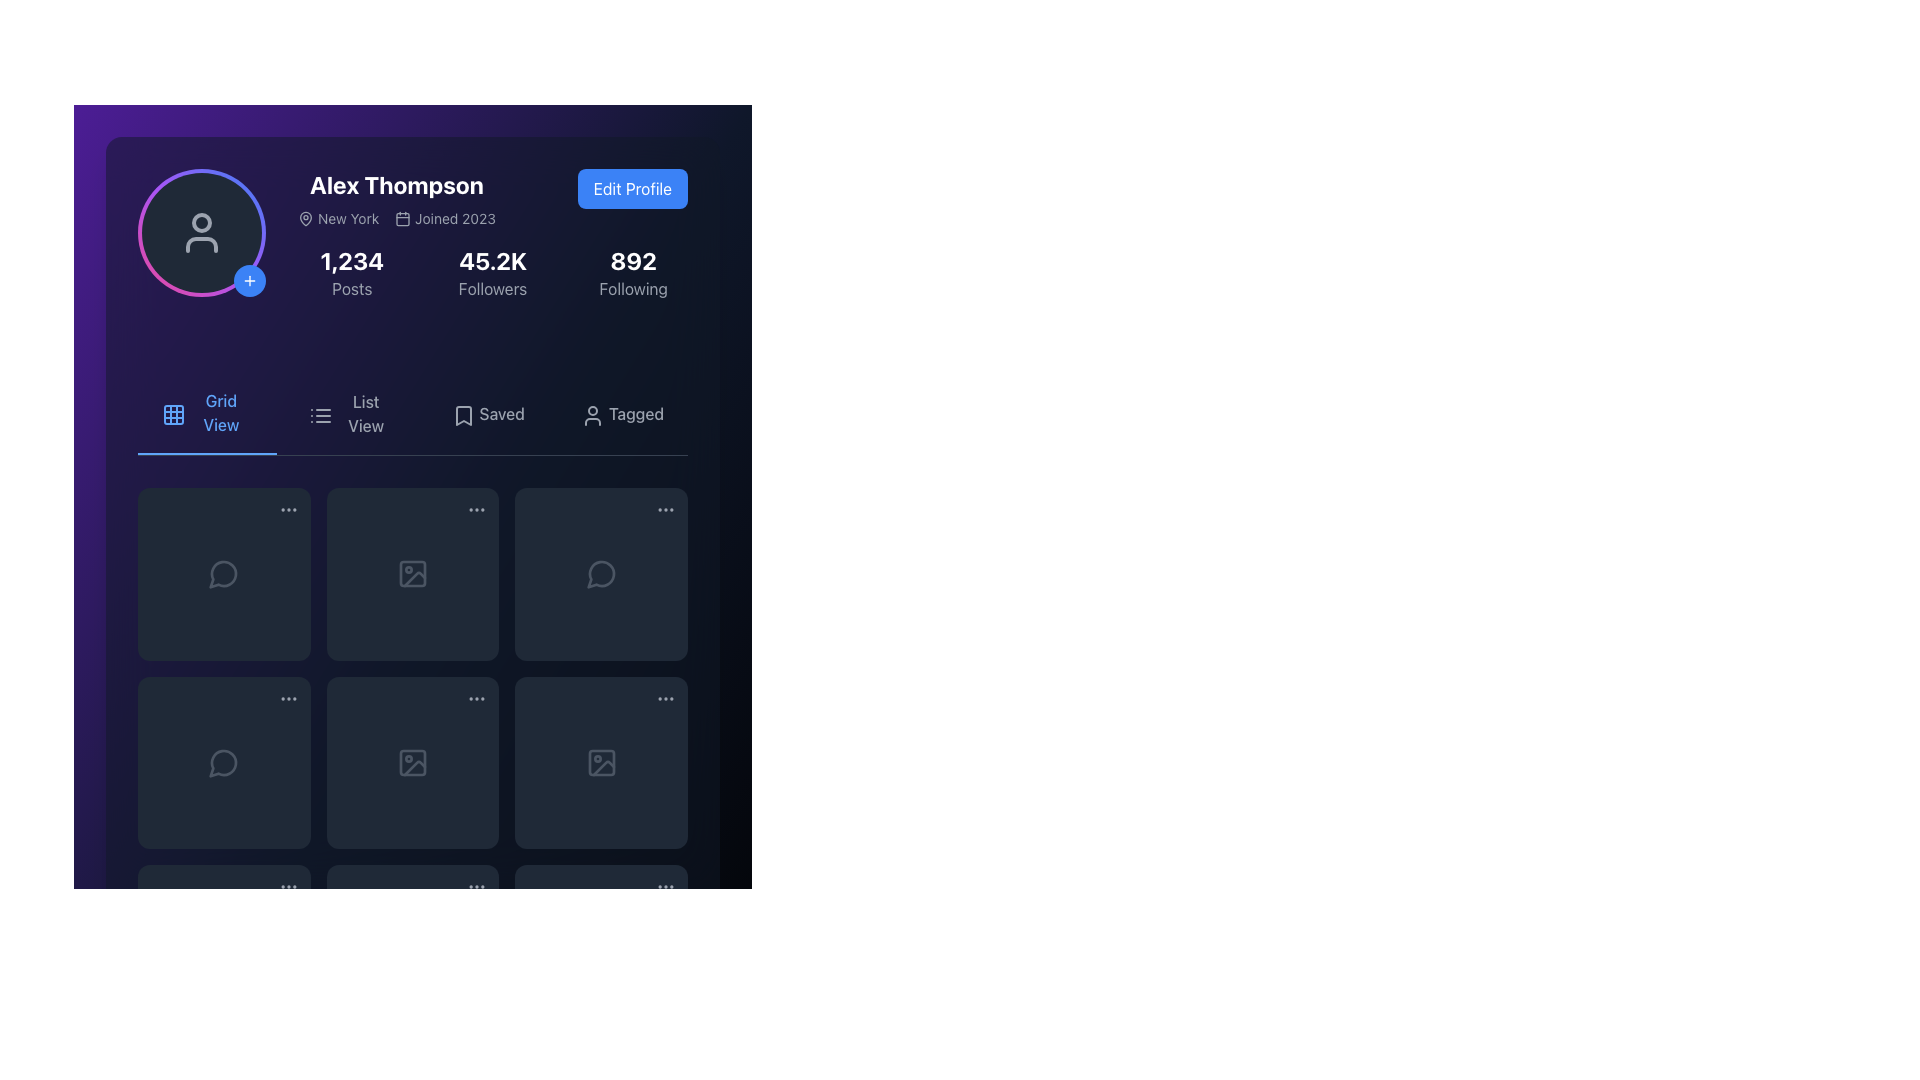 The width and height of the screenshot is (1920, 1080). I want to click on the text label reading 'Grid View', which is styled in a medium-weight blue font and located beneath a grid icon in the top-left quadrant of the layout, so click(221, 411).